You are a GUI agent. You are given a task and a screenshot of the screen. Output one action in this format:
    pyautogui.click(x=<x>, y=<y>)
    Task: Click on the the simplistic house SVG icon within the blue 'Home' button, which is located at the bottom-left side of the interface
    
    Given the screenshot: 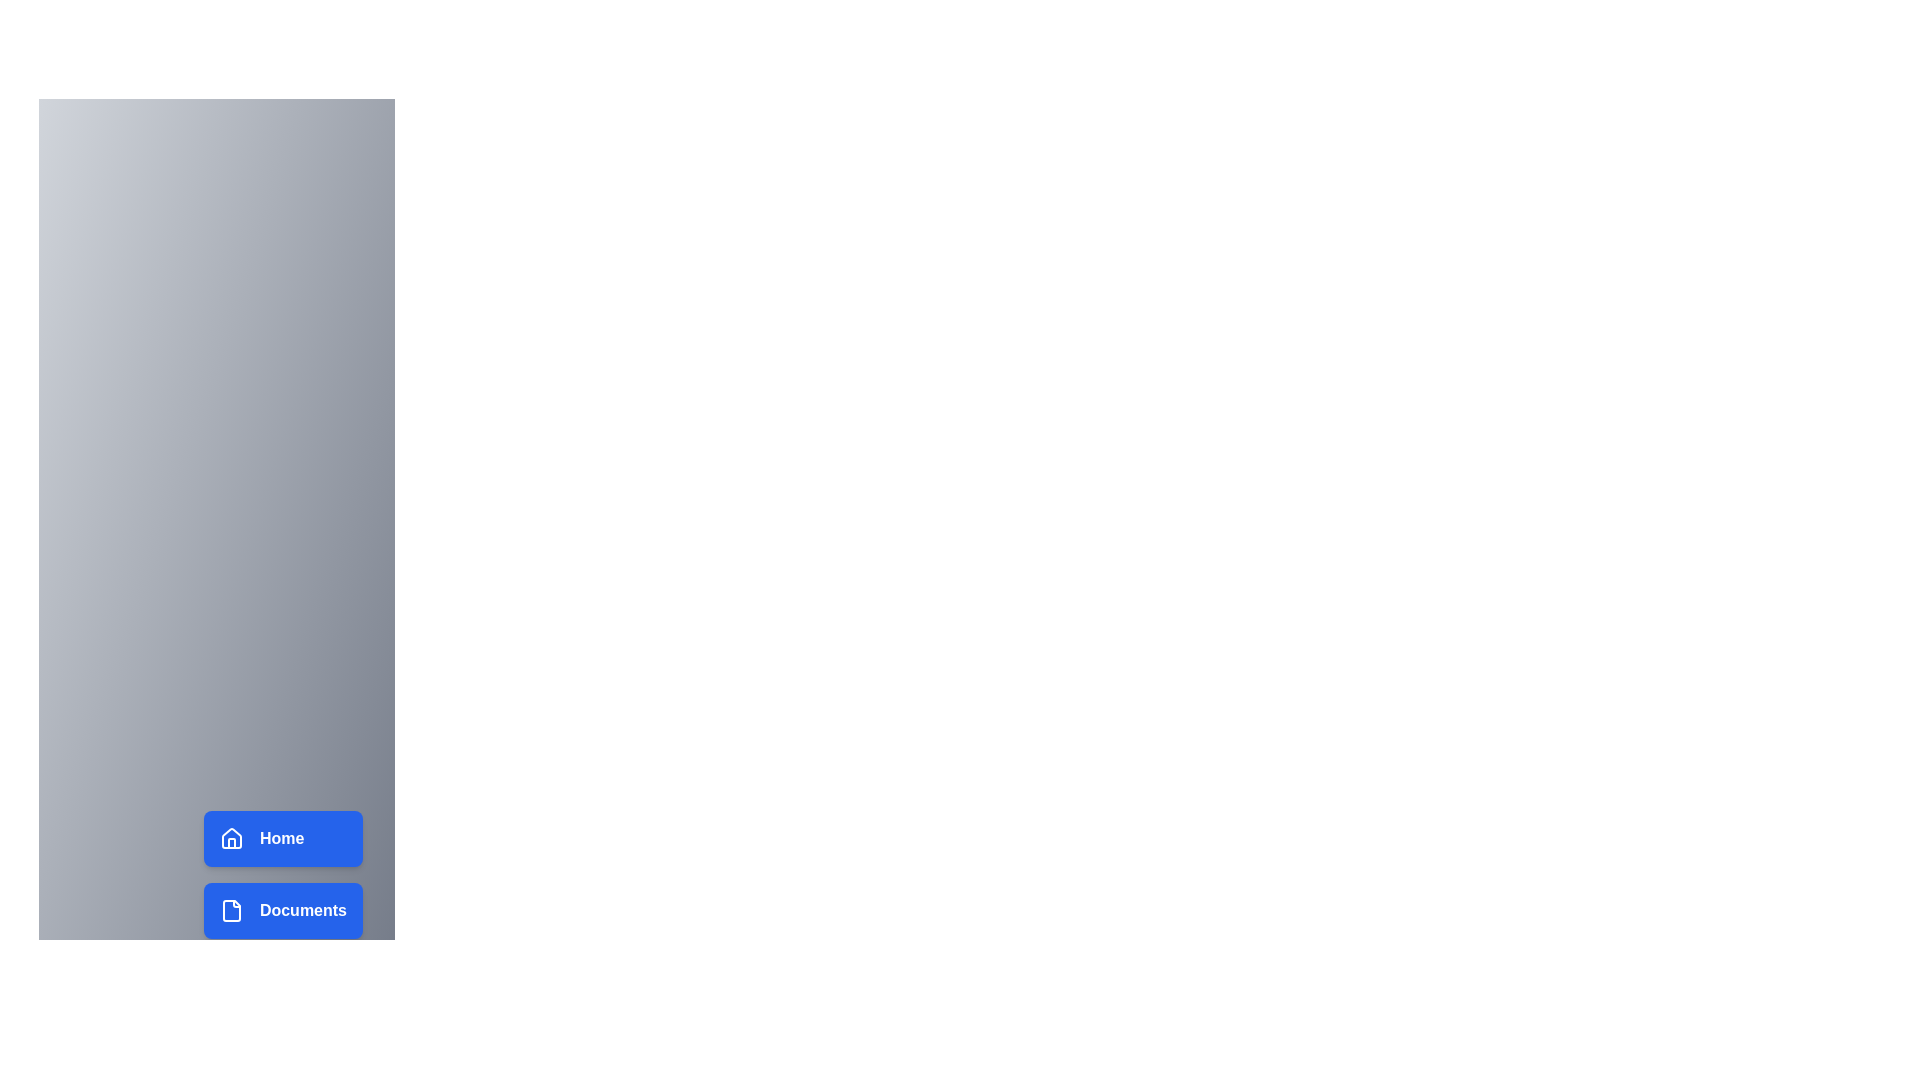 What is the action you would take?
    pyautogui.click(x=231, y=839)
    